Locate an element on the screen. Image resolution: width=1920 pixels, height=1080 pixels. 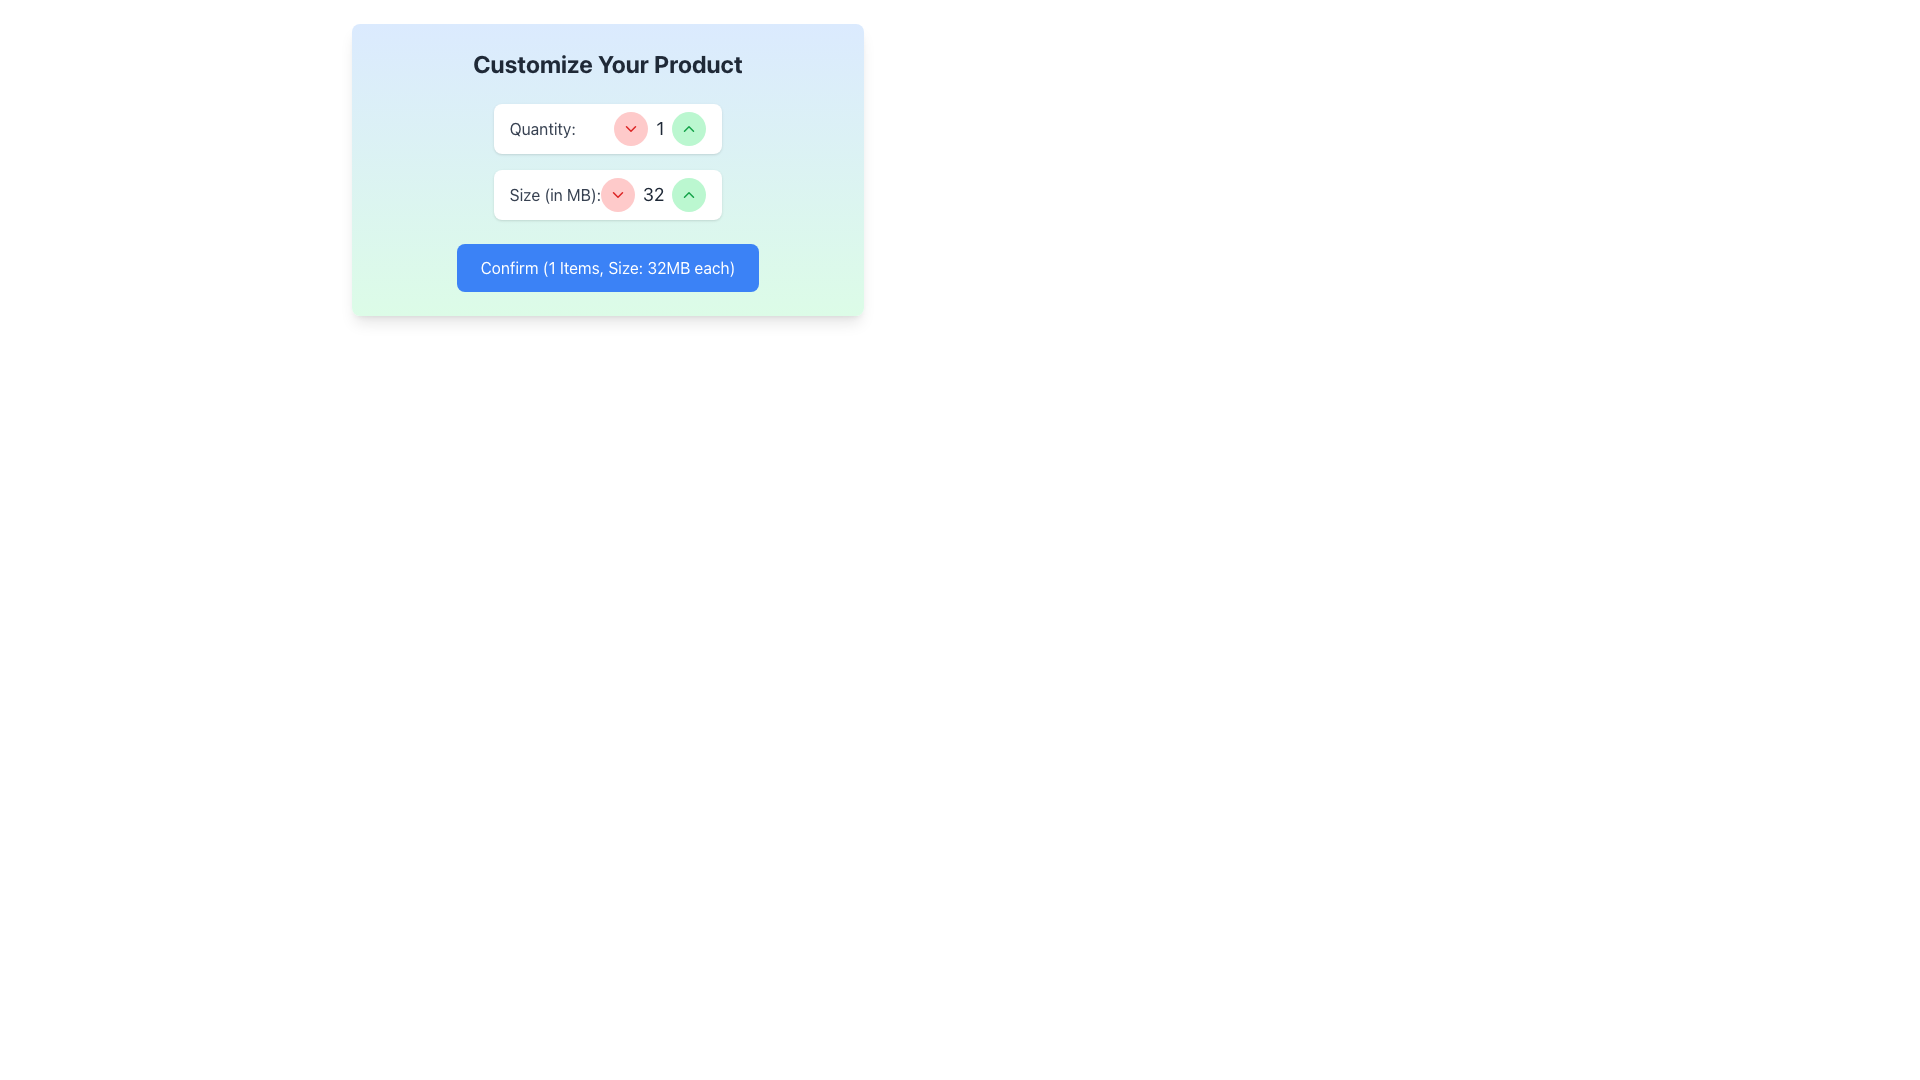
the circular button with a downward-pointing chevron icon, located beside the number '32' in the 'Size (in MB):' section, to decrease the value is located at coordinates (617, 195).